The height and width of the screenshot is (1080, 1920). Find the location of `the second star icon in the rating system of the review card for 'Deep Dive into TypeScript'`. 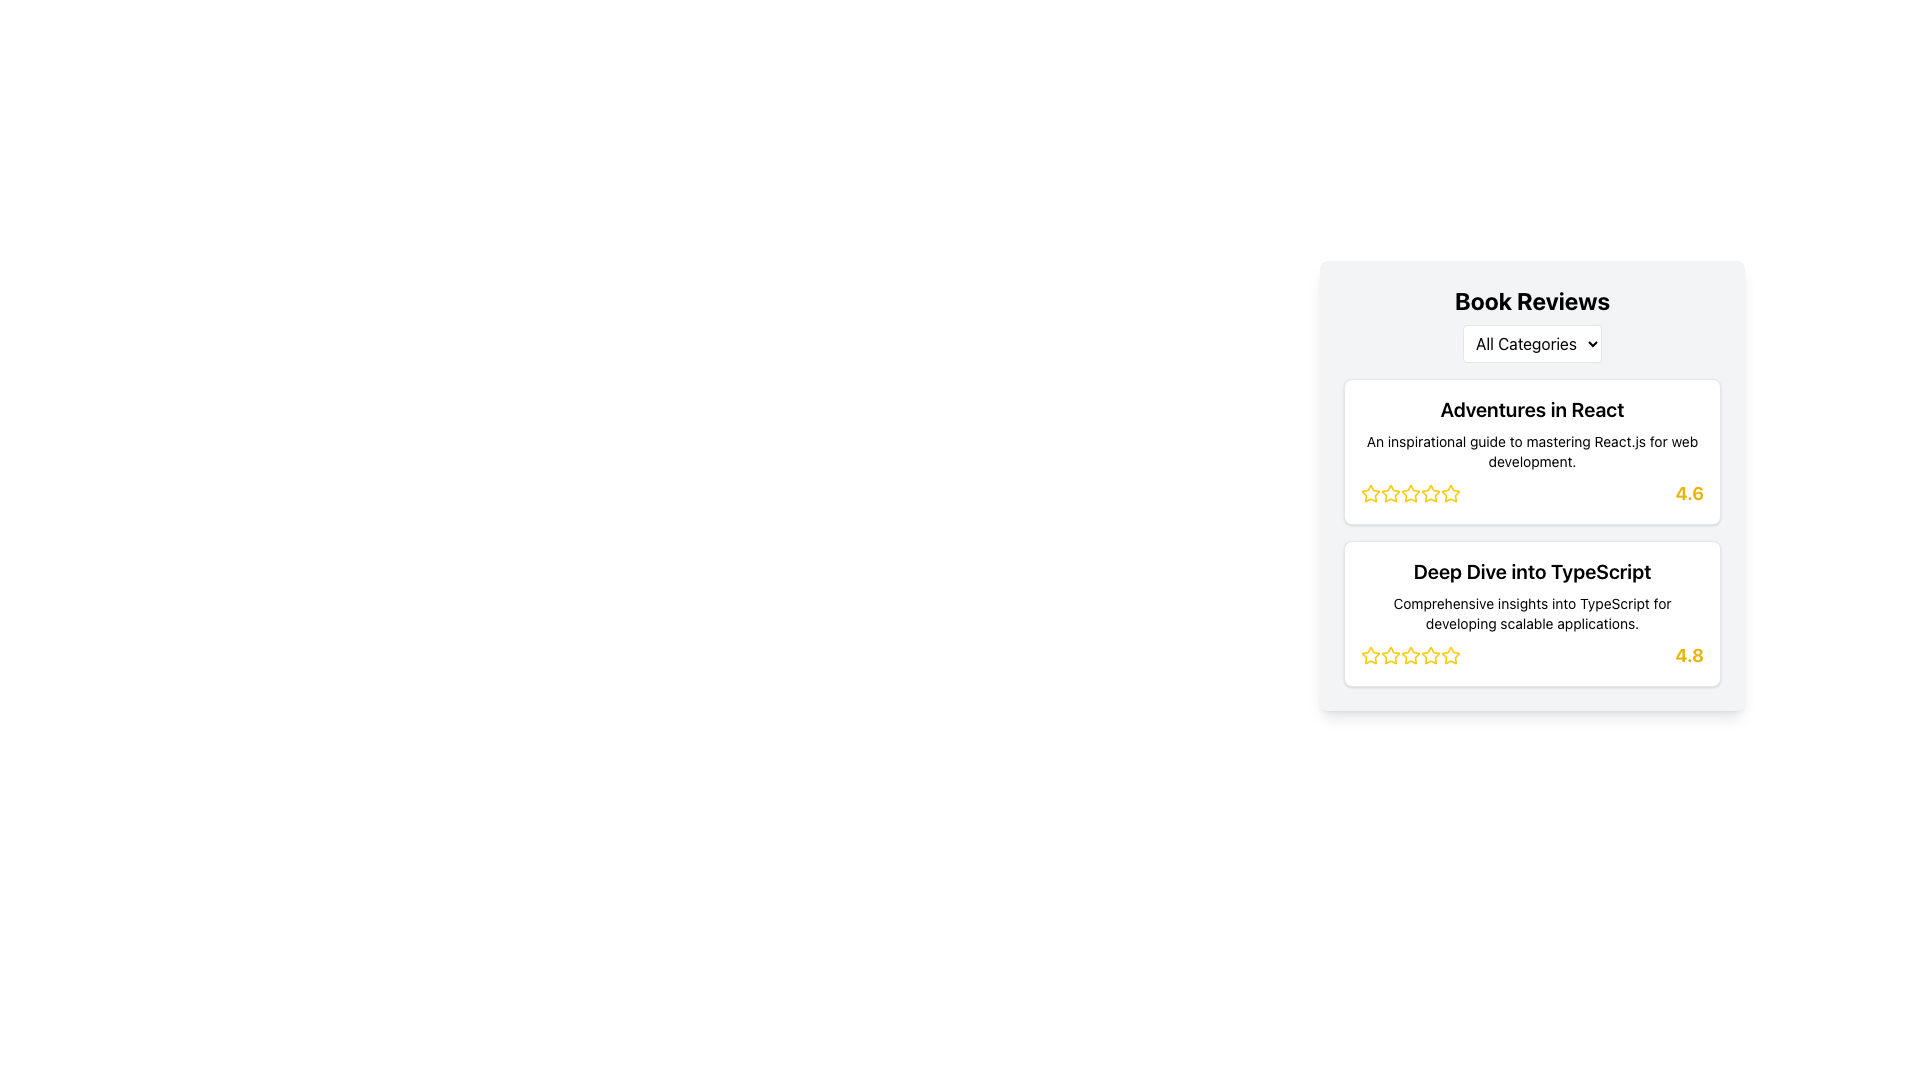

the second star icon in the rating system of the review card for 'Deep Dive into TypeScript' is located at coordinates (1390, 655).